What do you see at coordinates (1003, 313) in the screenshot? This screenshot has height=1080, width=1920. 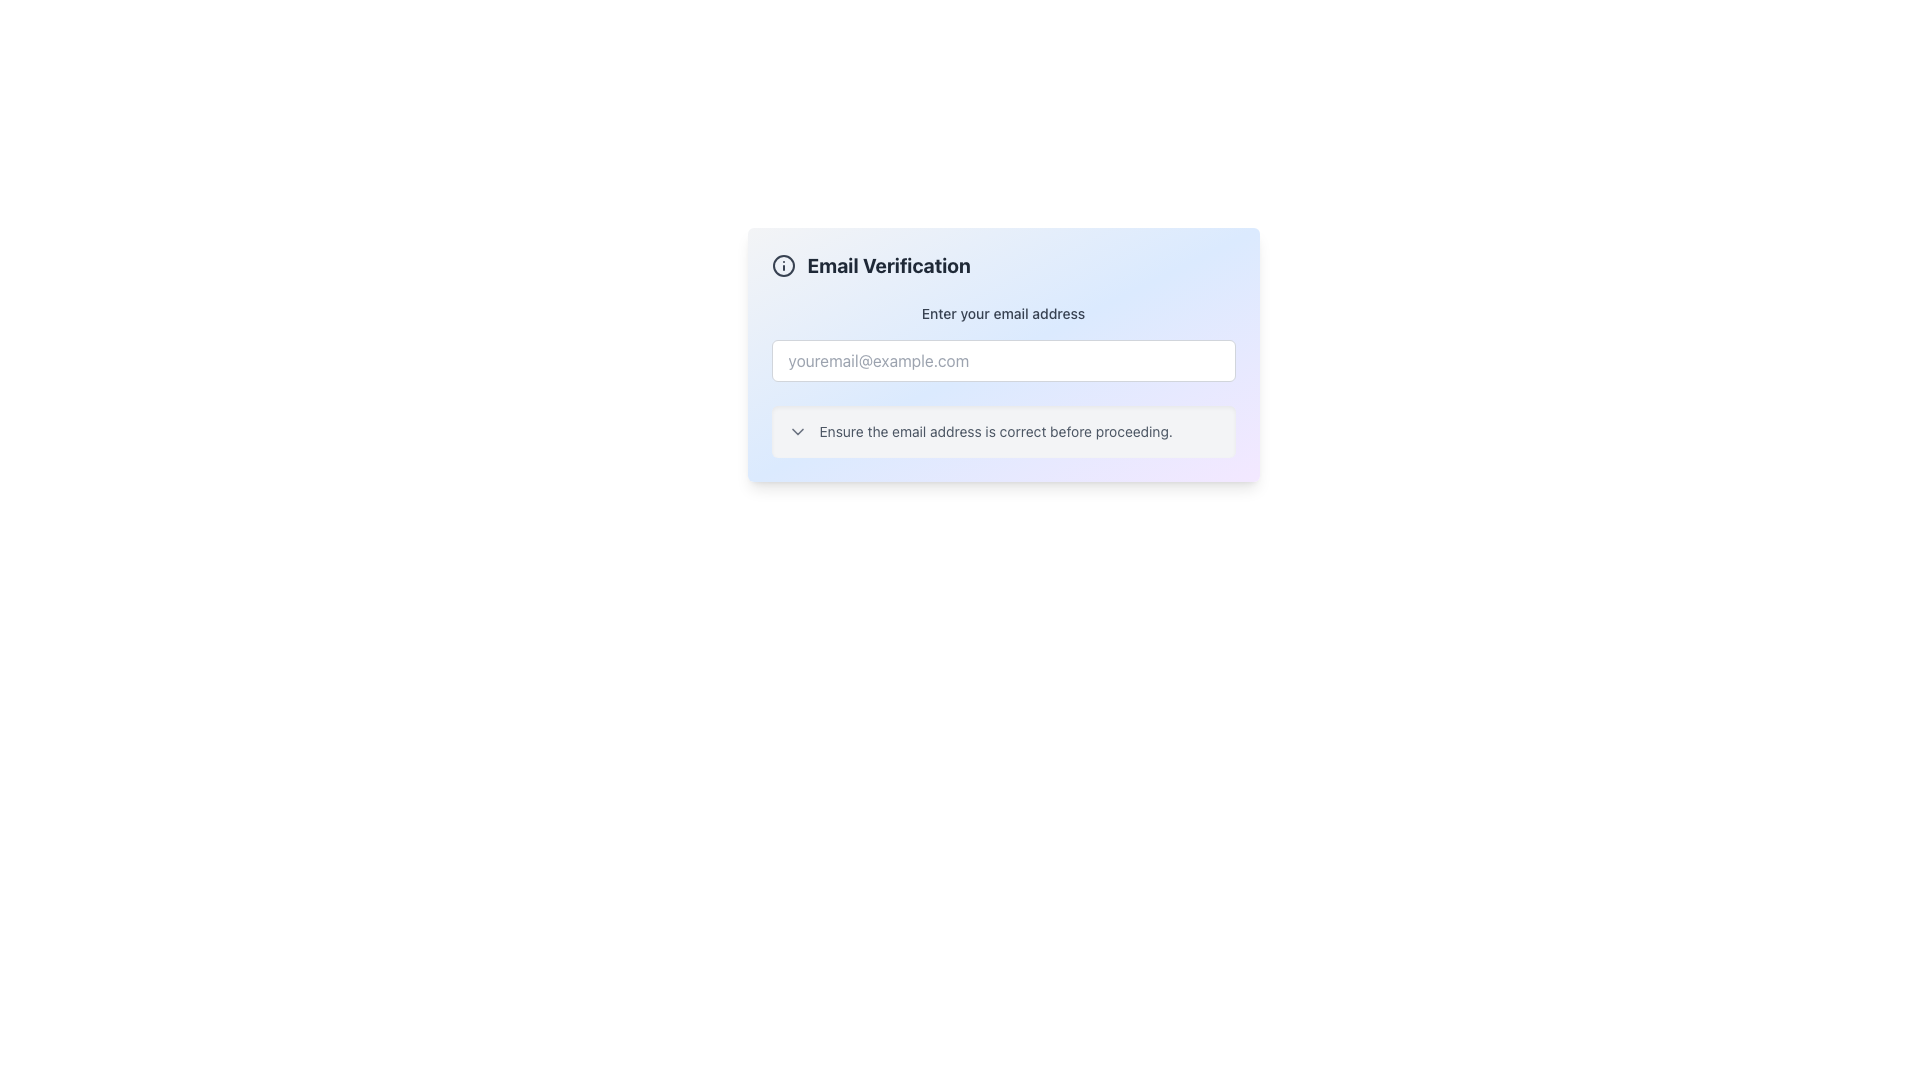 I see `the text label displaying 'Enter your email address.' which is positioned above the email input field` at bounding box center [1003, 313].